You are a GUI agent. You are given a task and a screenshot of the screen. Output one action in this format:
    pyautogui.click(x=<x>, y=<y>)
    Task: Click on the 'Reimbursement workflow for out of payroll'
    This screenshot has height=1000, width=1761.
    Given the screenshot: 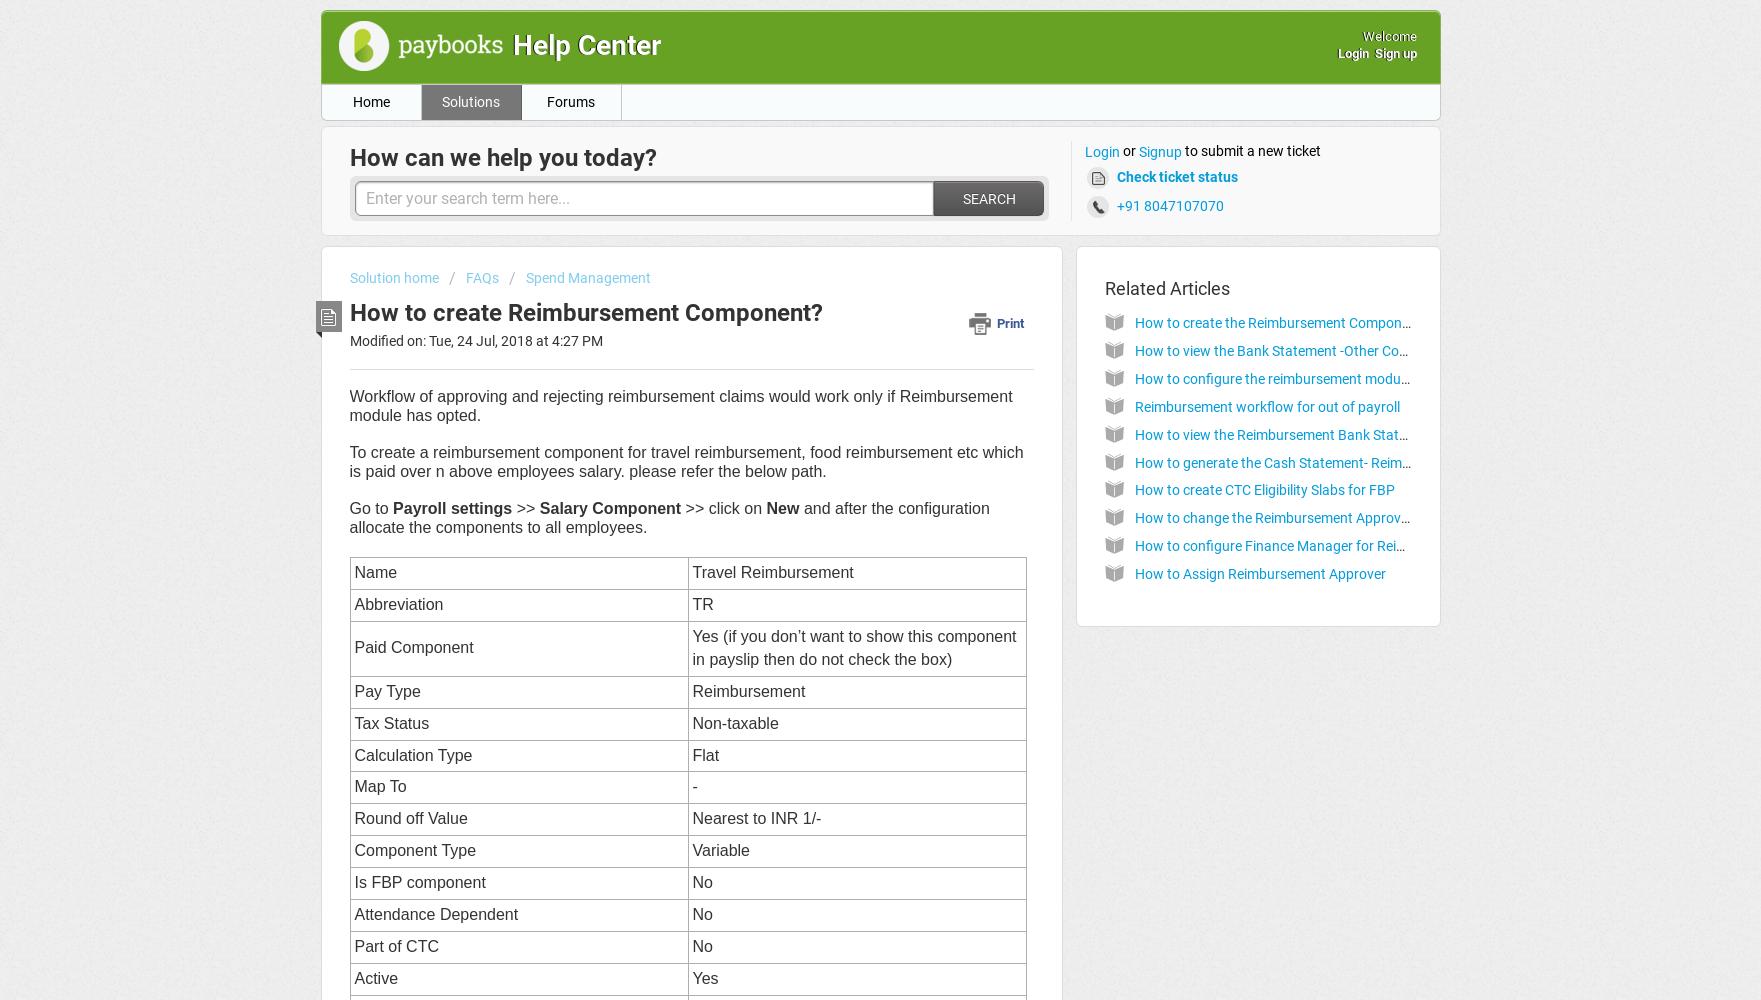 What is the action you would take?
    pyautogui.click(x=1267, y=406)
    